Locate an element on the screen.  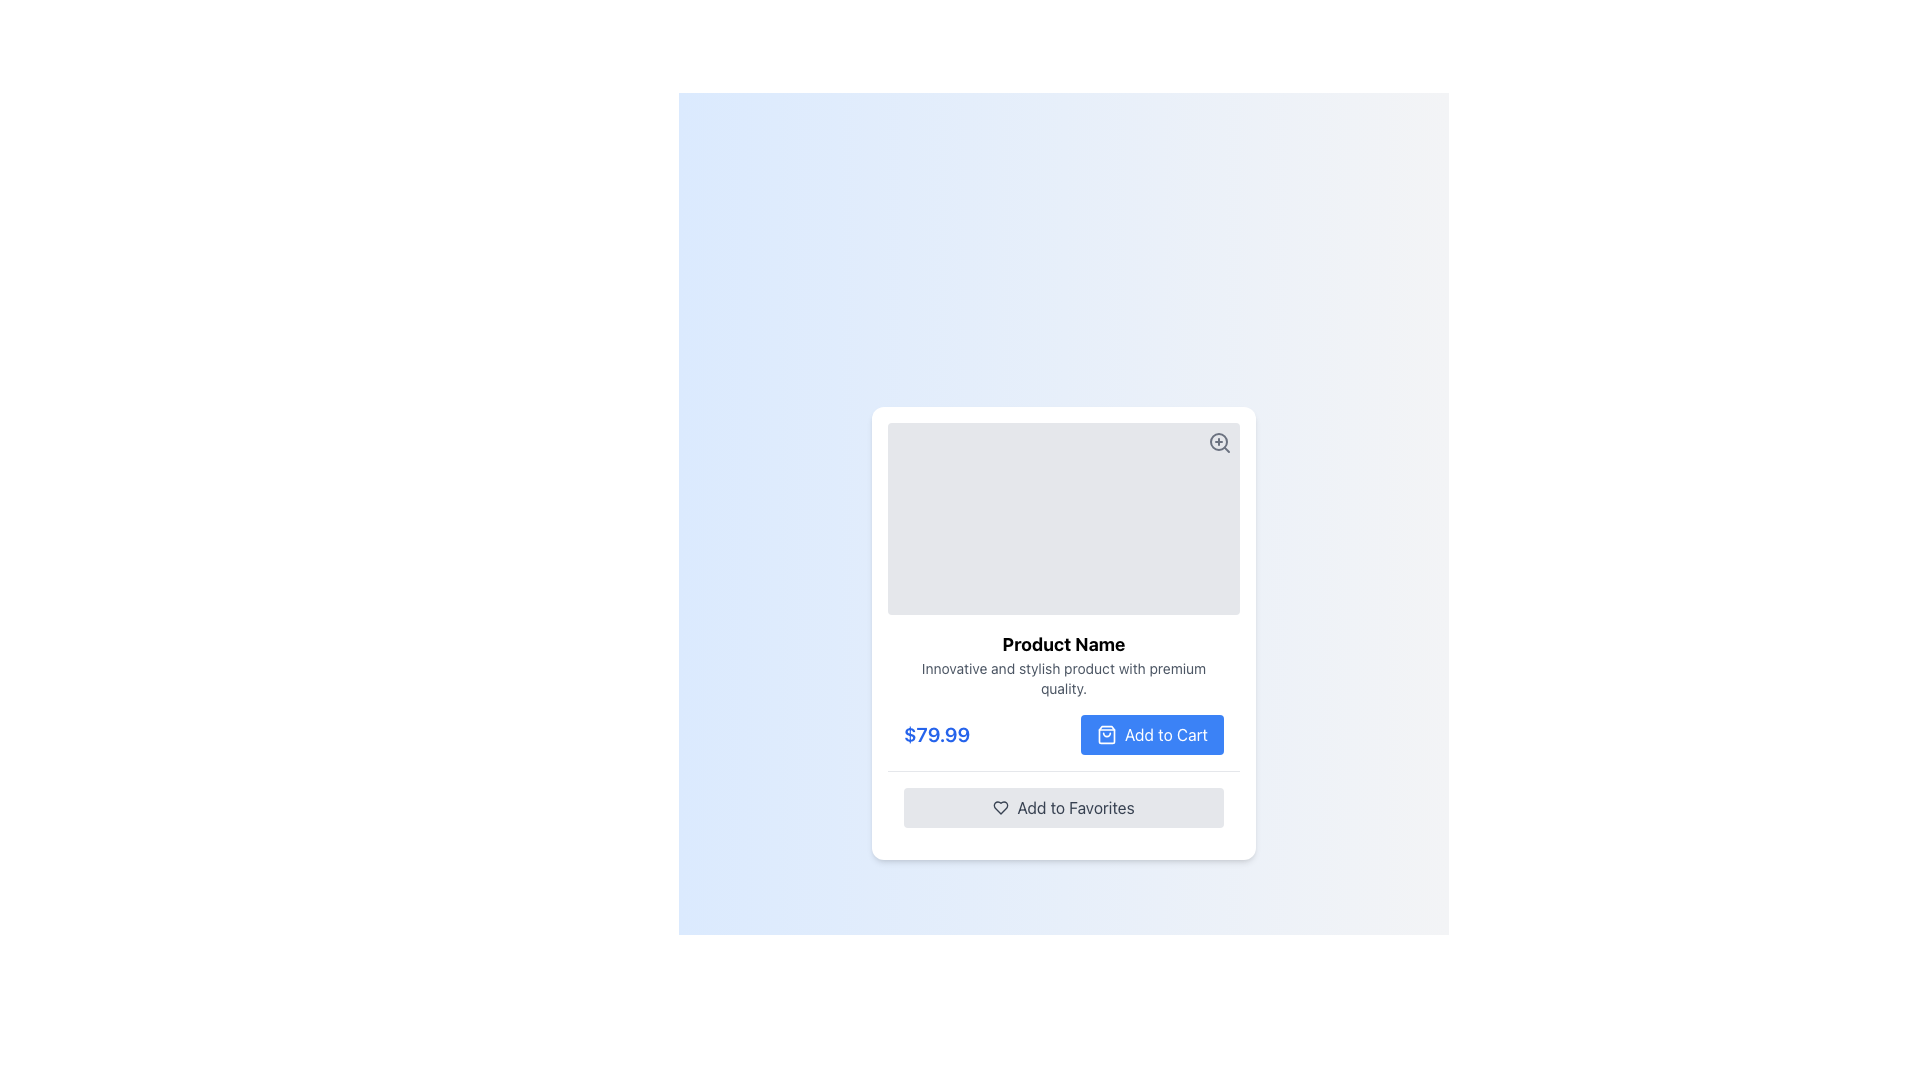
the favorite button located at the bottom of the card layout to mark the associated product as a favorite is located at coordinates (1063, 805).